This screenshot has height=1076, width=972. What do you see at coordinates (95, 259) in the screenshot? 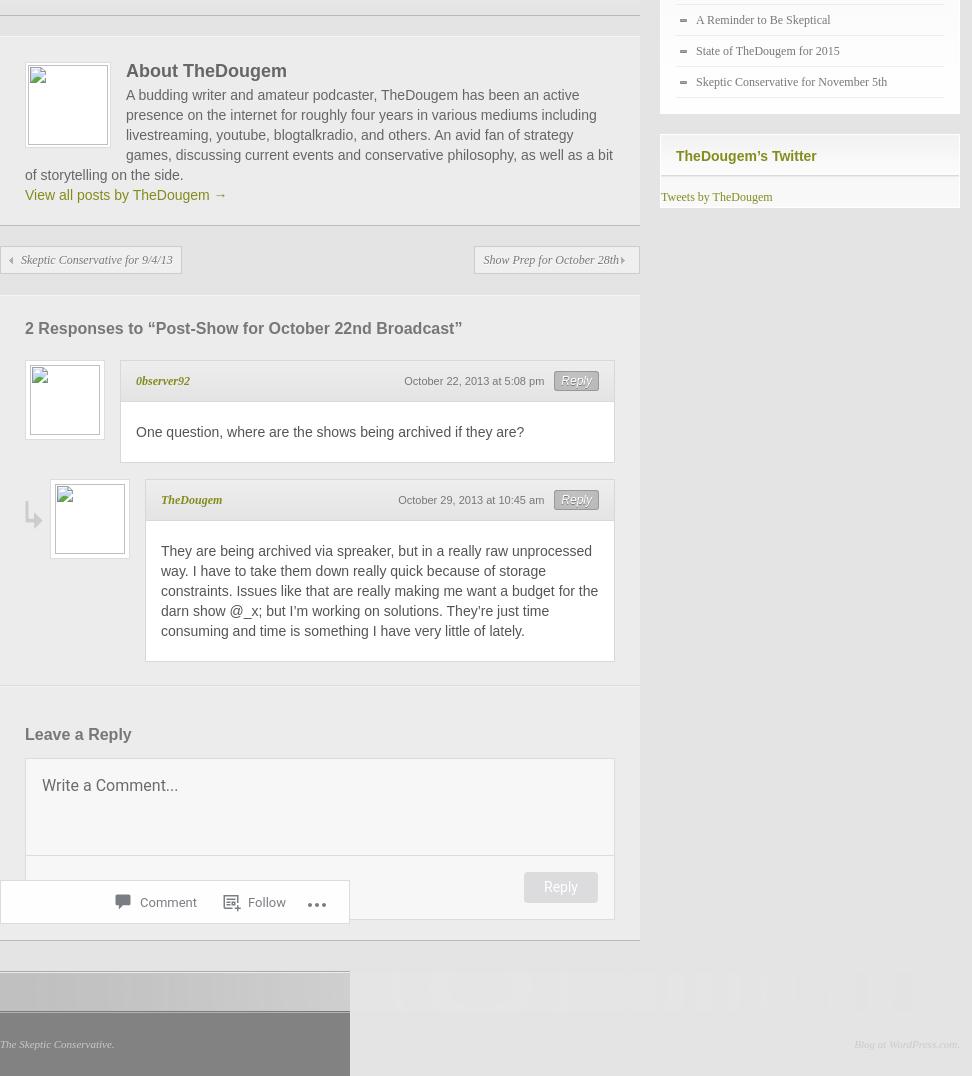
I see `'Skeptic Conservative for 9/4/13'` at bounding box center [95, 259].